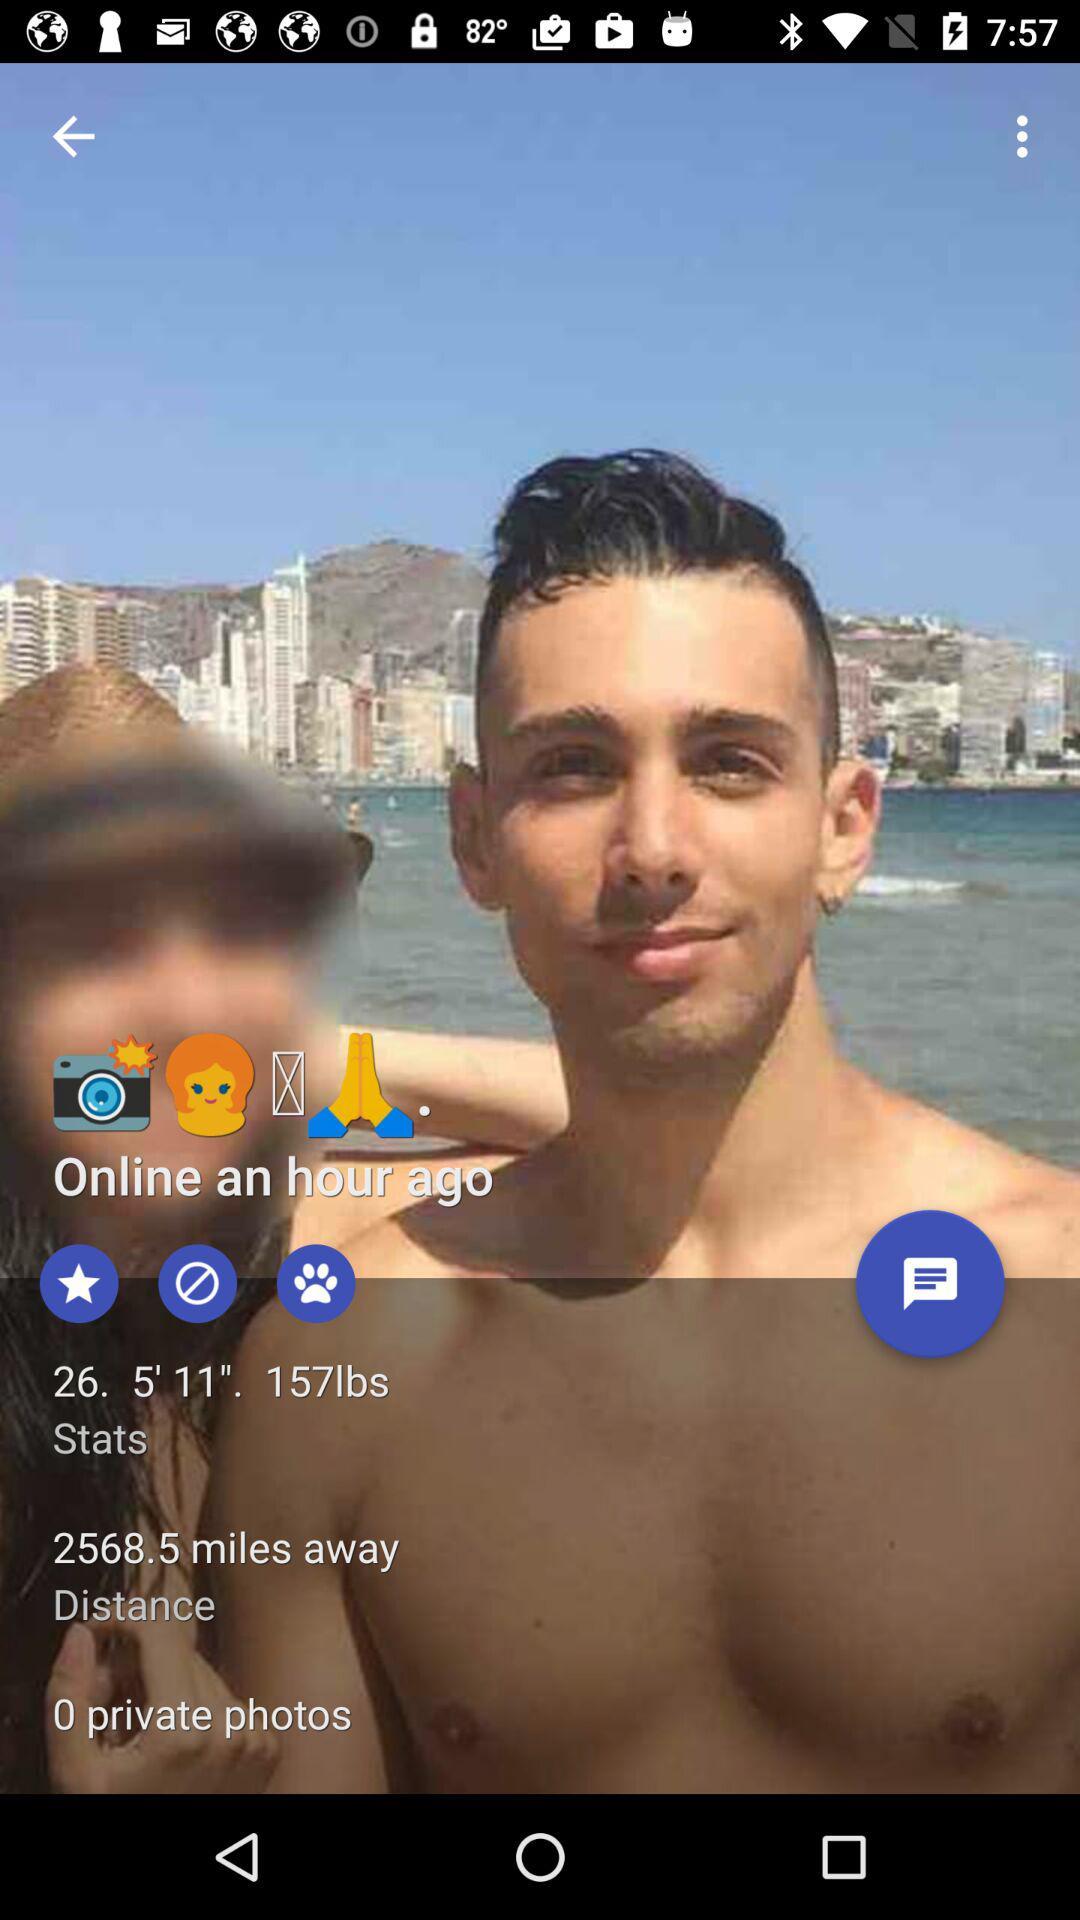 This screenshot has height=1920, width=1080. What do you see at coordinates (930, 1291) in the screenshot?
I see `message` at bounding box center [930, 1291].